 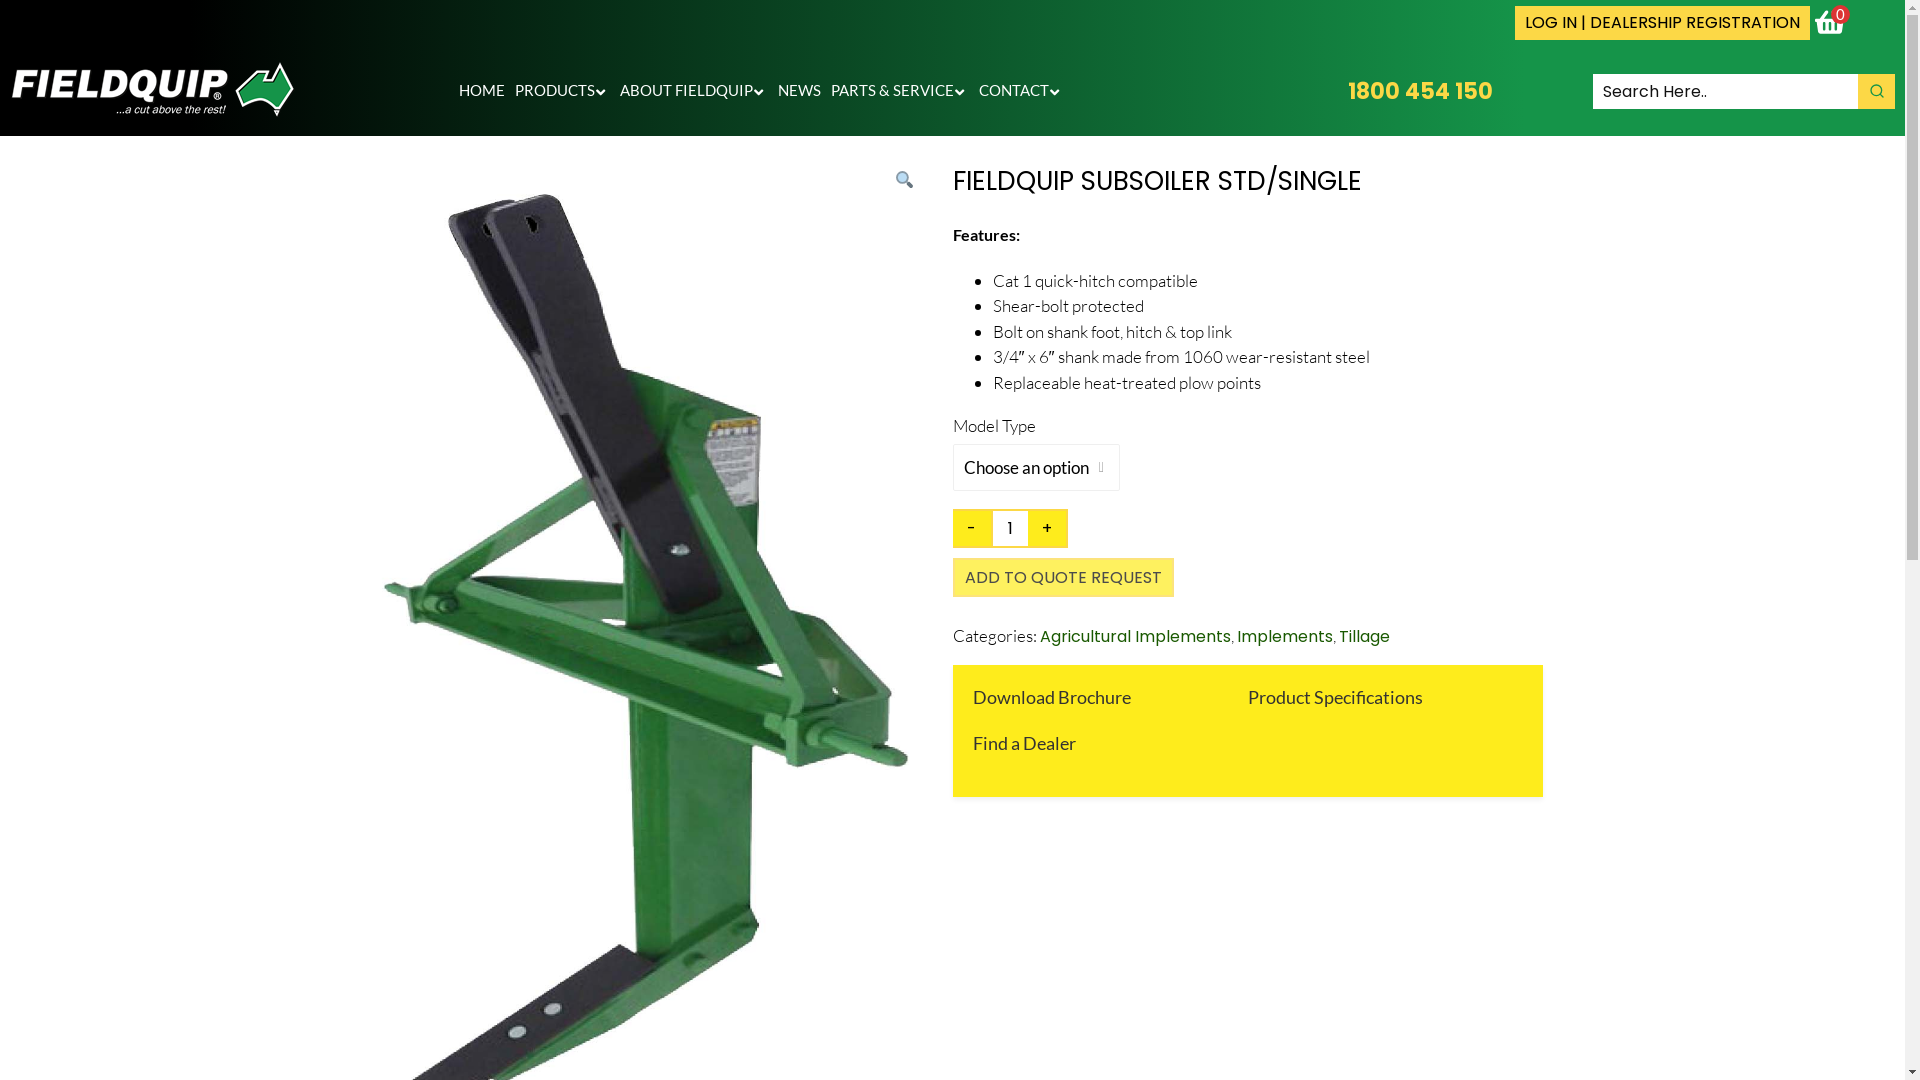 What do you see at coordinates (1662, 23) in the screenshot?
I see `'LOG IN | DEALERSHIP REGISTRATION'` at bounding box center [1662, 23].